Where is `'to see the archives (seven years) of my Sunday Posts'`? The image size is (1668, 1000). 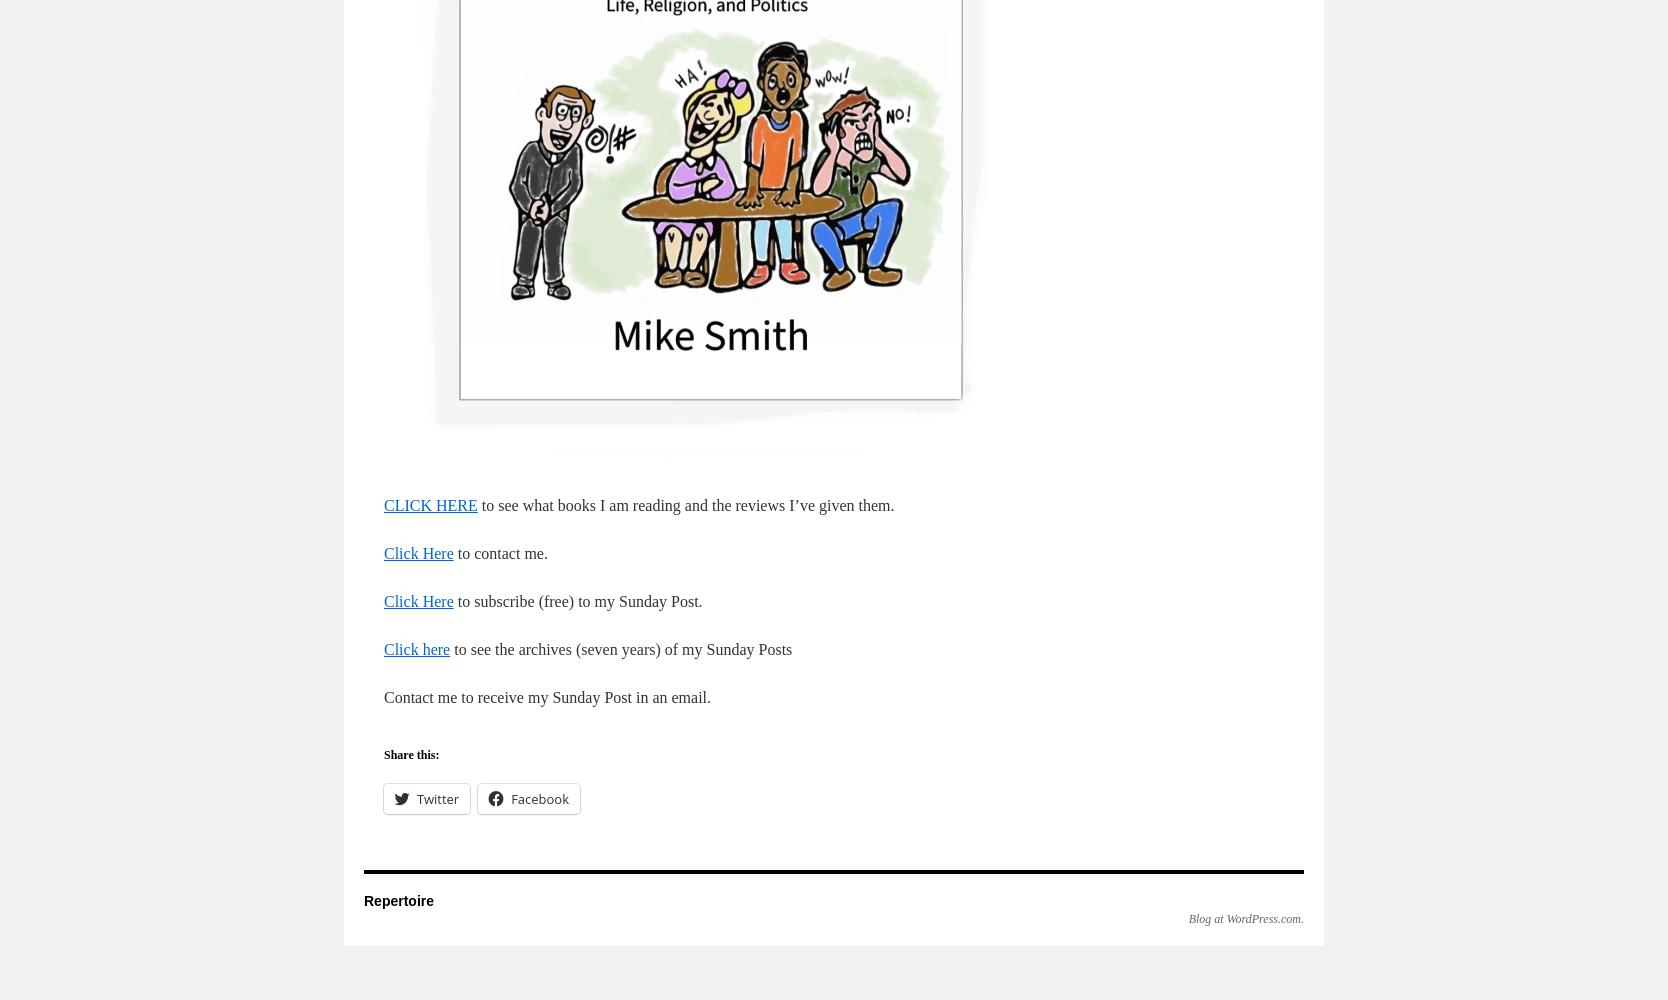 'to see the archives (seven years) of my Sunday Posts' is located at coordinates (620, 649).